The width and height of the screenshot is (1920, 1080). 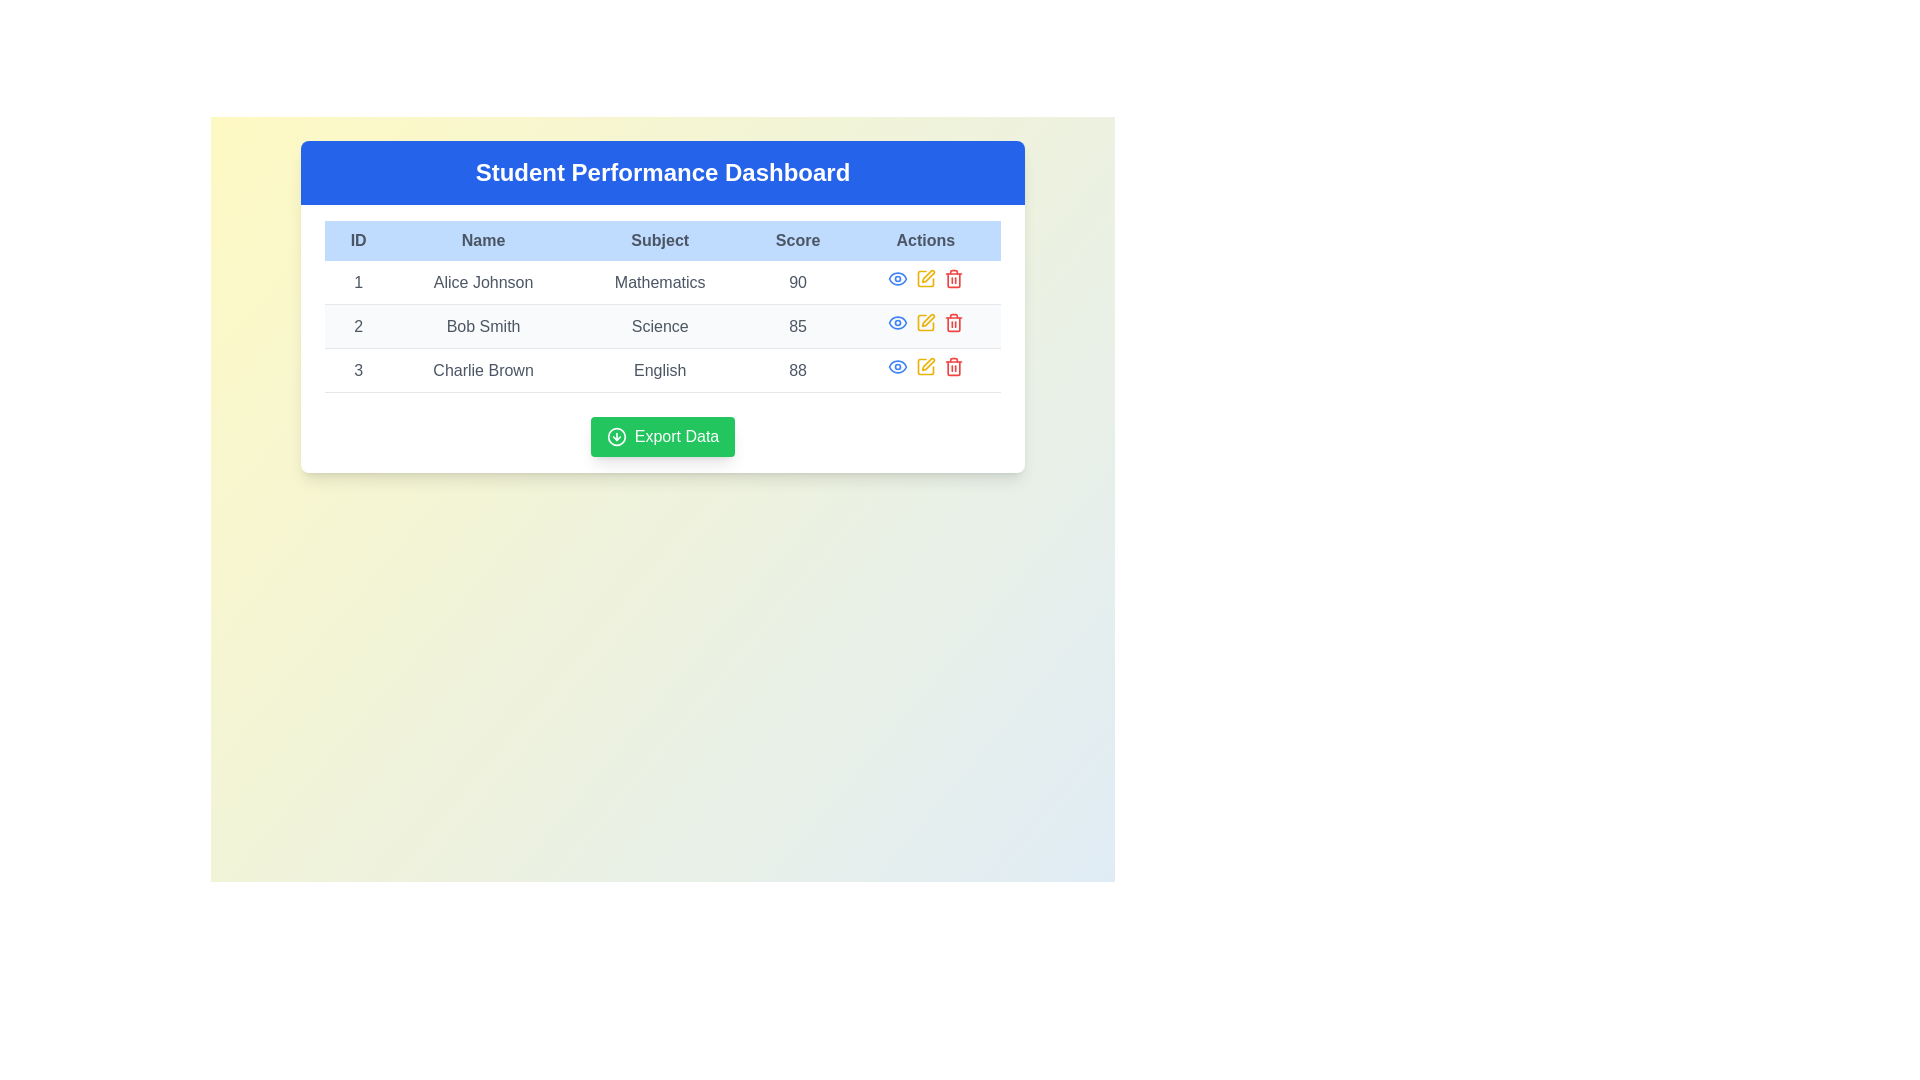 I want to click on the first table row which contains detailed information for a single entry, so click(x=662, y=282).